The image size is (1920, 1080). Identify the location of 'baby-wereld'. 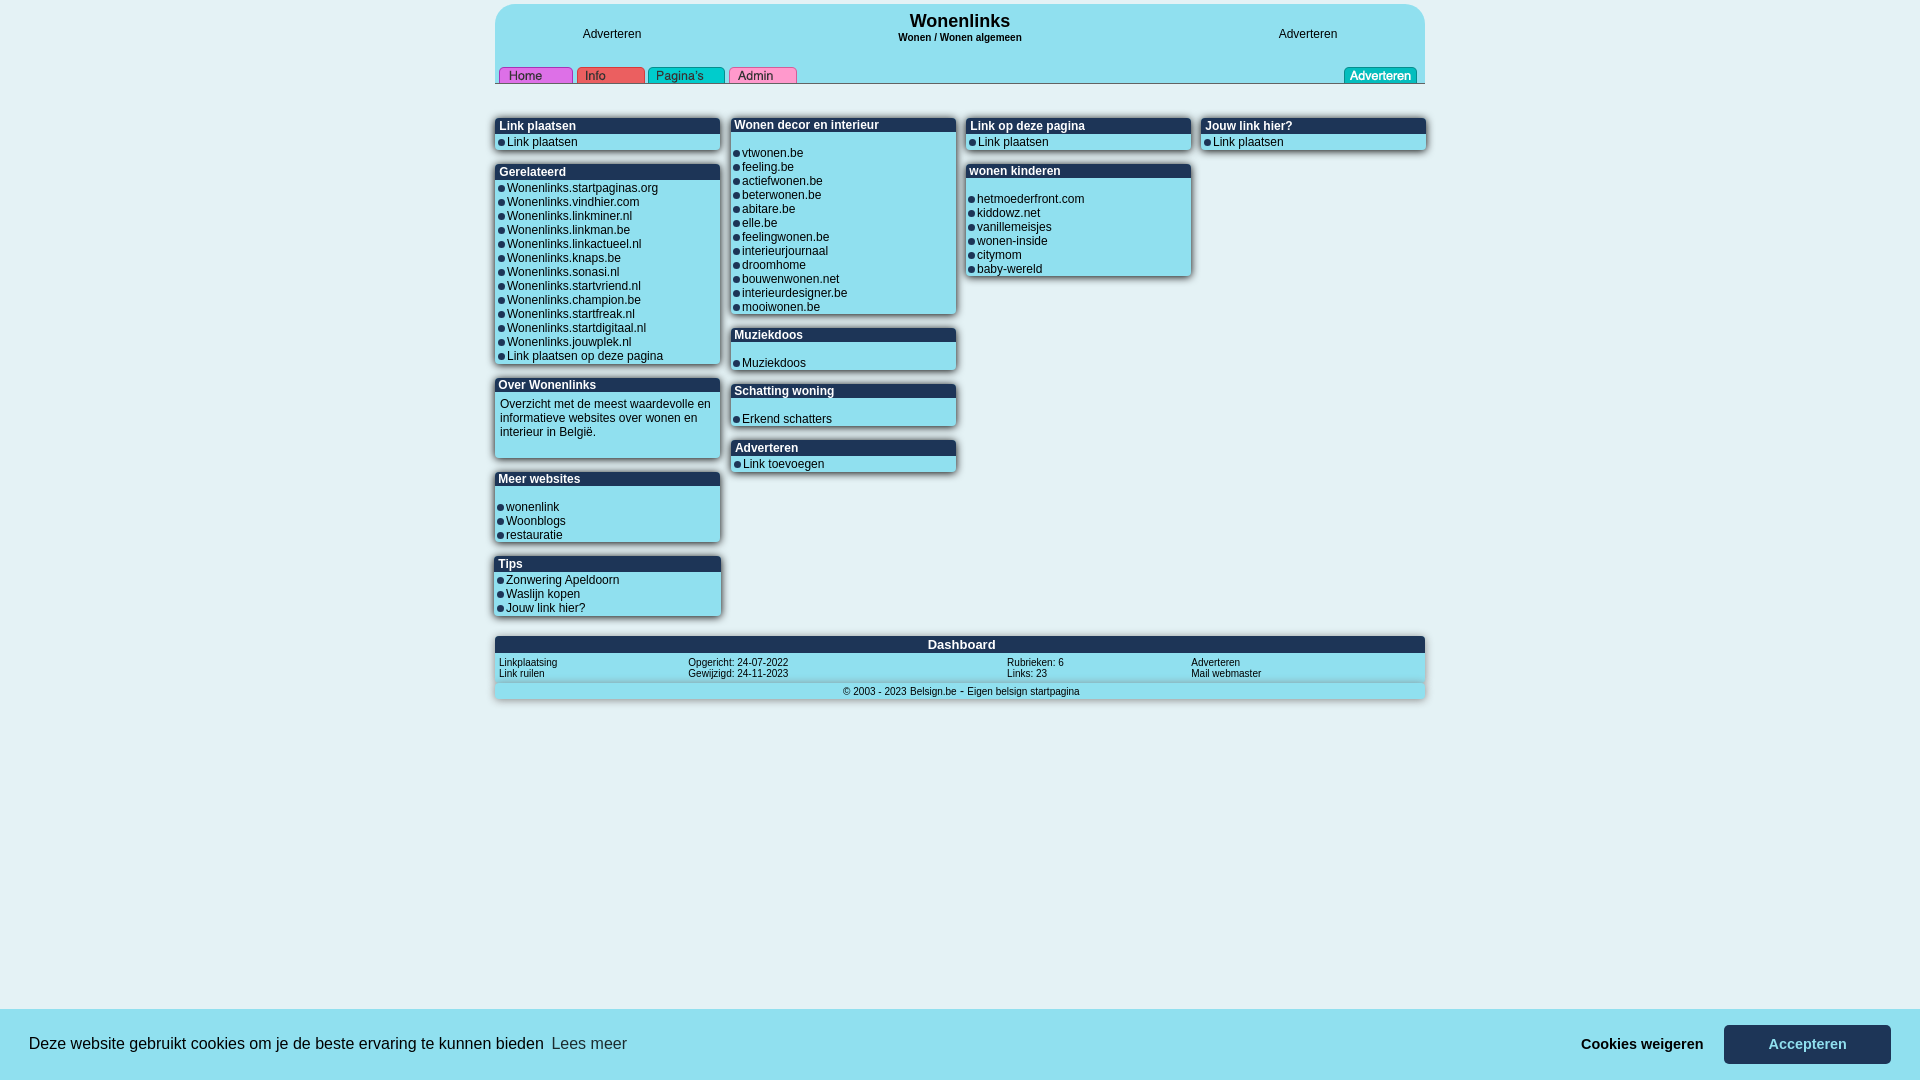
(1009, 268).